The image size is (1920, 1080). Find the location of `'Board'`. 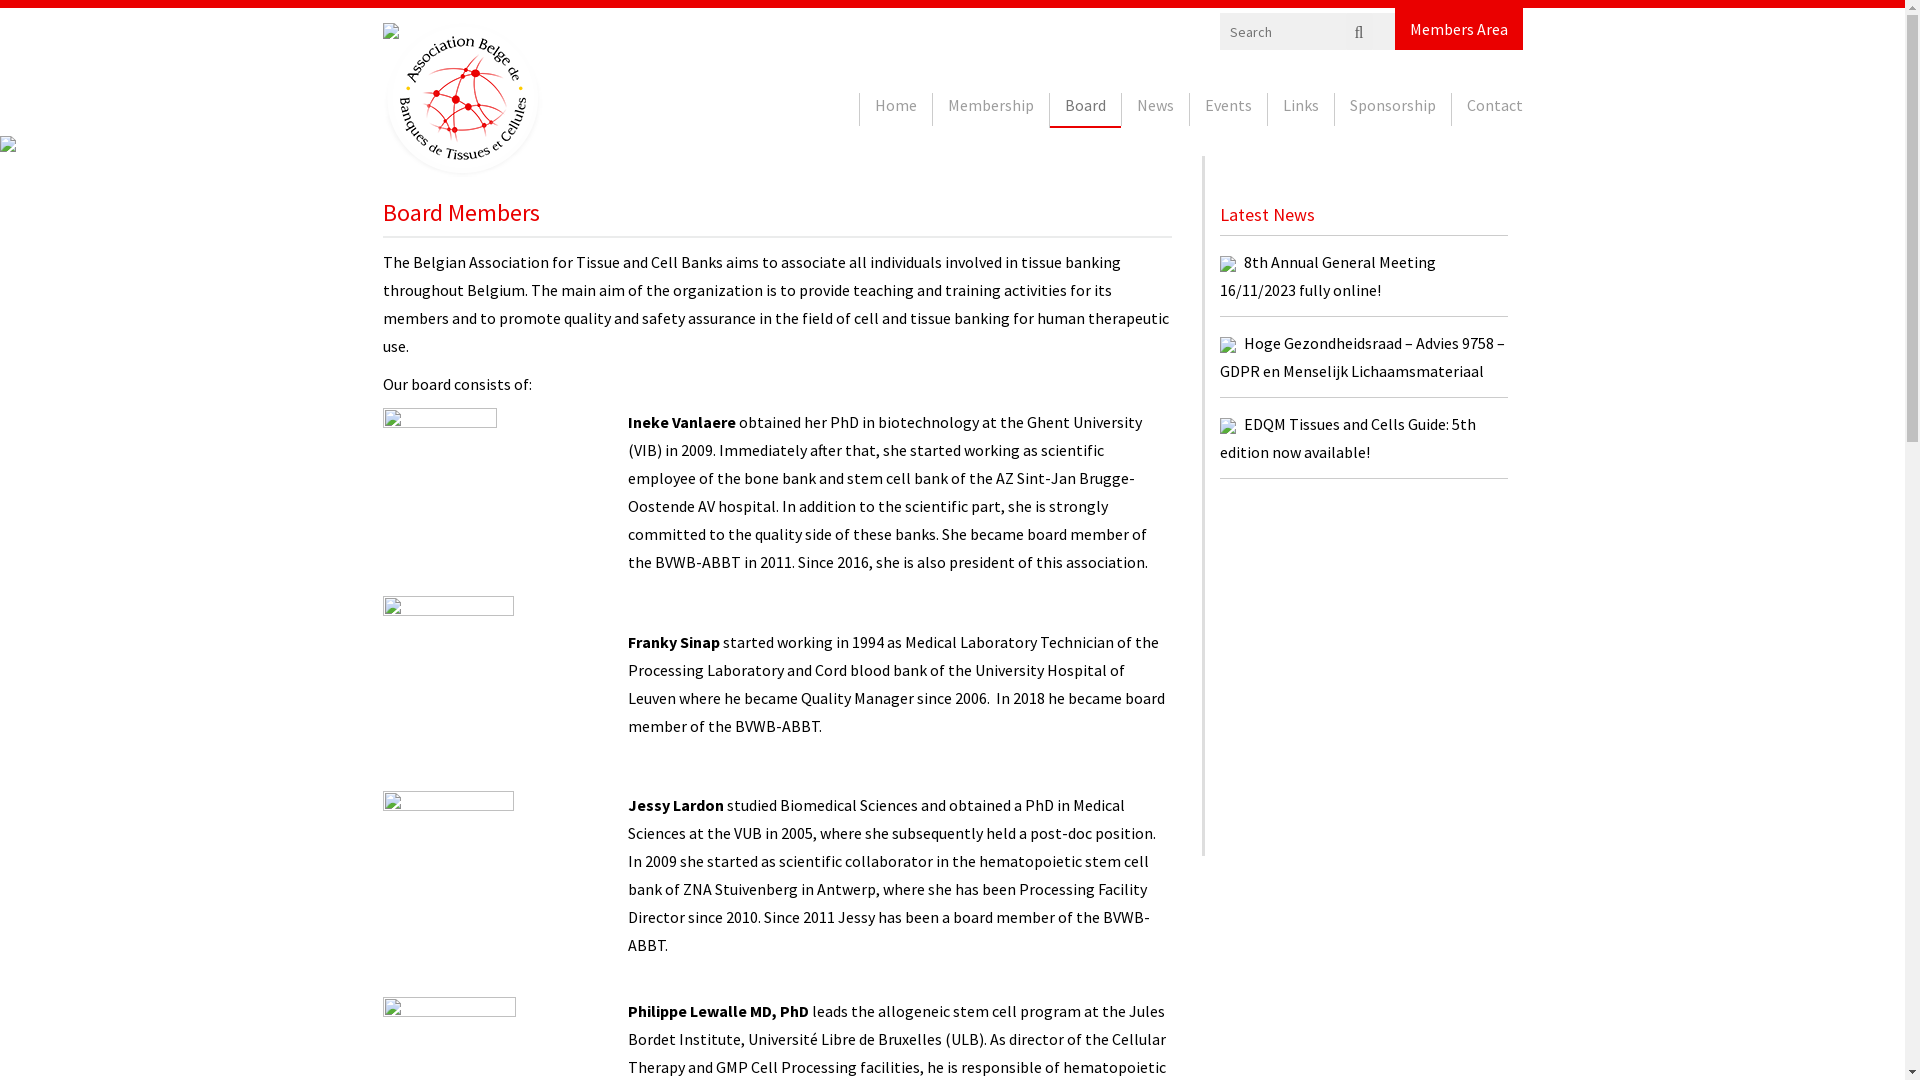

'Board' is located at coordinates (1049, 110).